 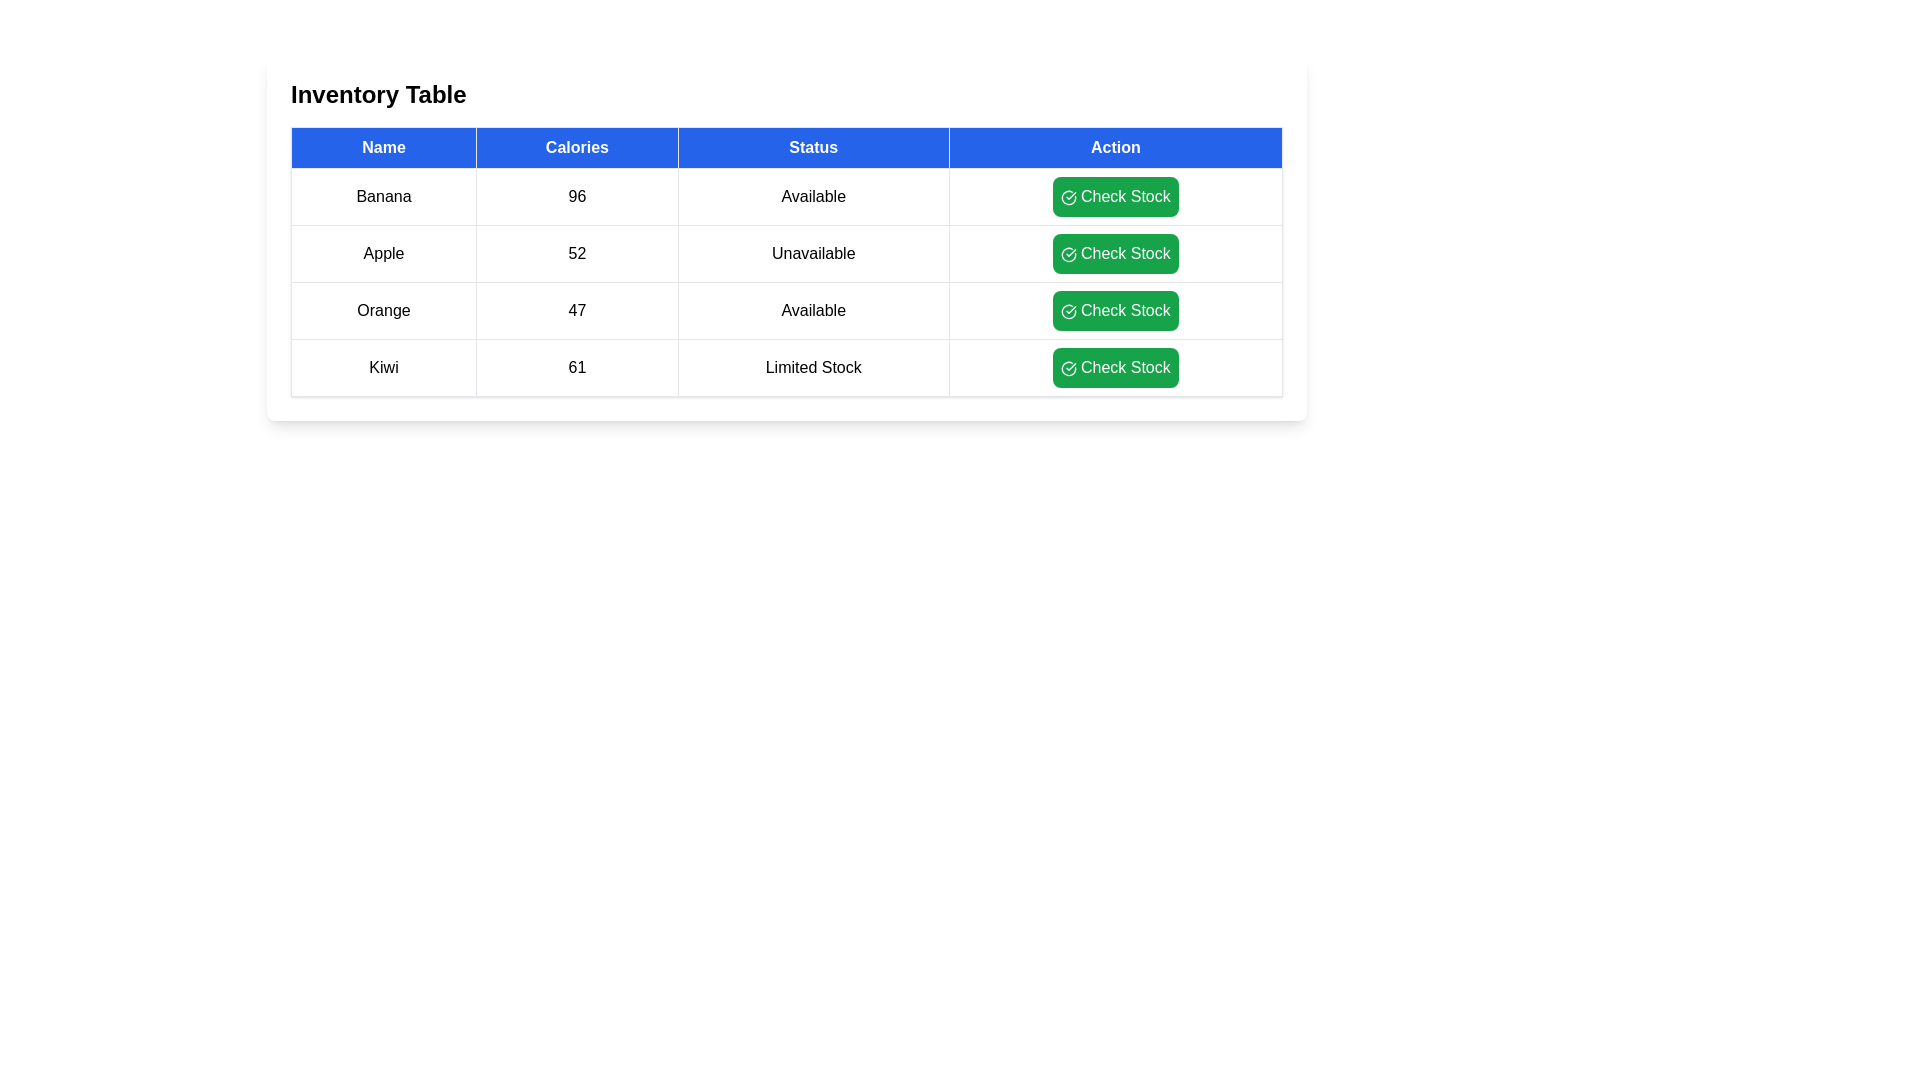 What do you see at coordinates (1114, 253) in the screenshot?
I see `'Check Stock' button for the item Apple` at bounding box center [1114, 253].